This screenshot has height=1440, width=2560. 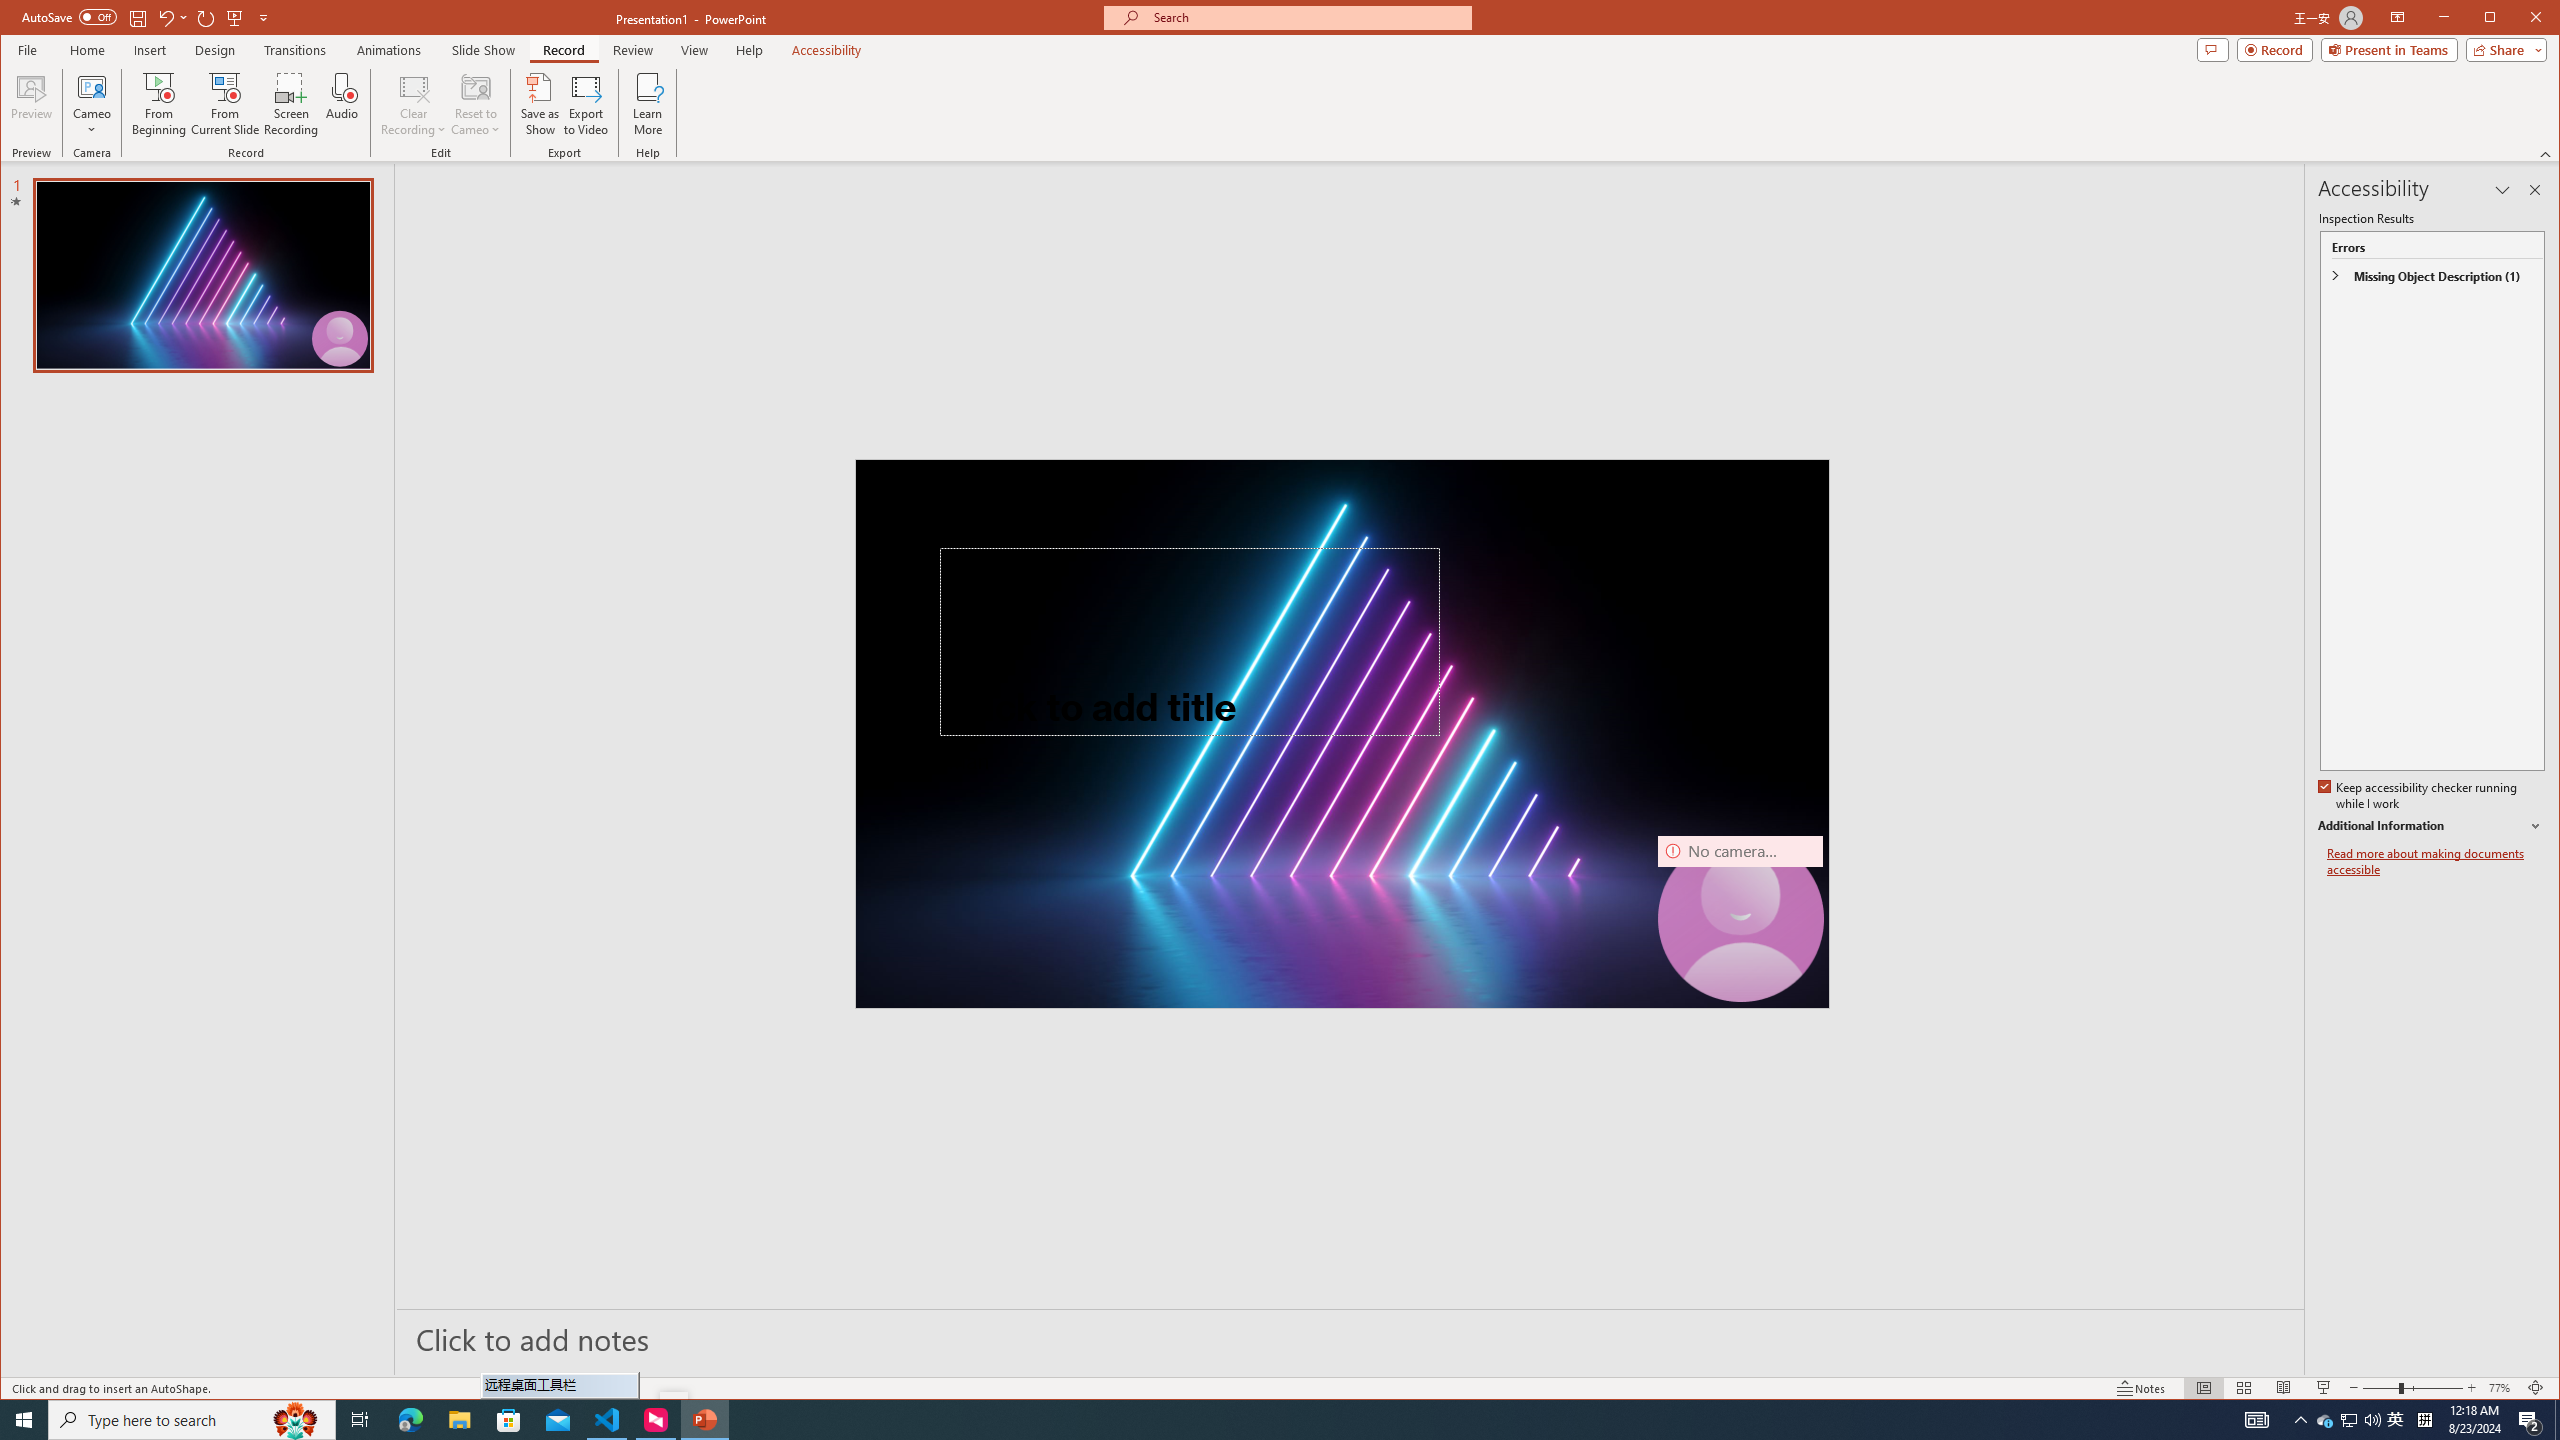 What do you see at coordinates (93, 103) in the screenshot?
I see `'Cameo'` at bounding box center [93, 103].